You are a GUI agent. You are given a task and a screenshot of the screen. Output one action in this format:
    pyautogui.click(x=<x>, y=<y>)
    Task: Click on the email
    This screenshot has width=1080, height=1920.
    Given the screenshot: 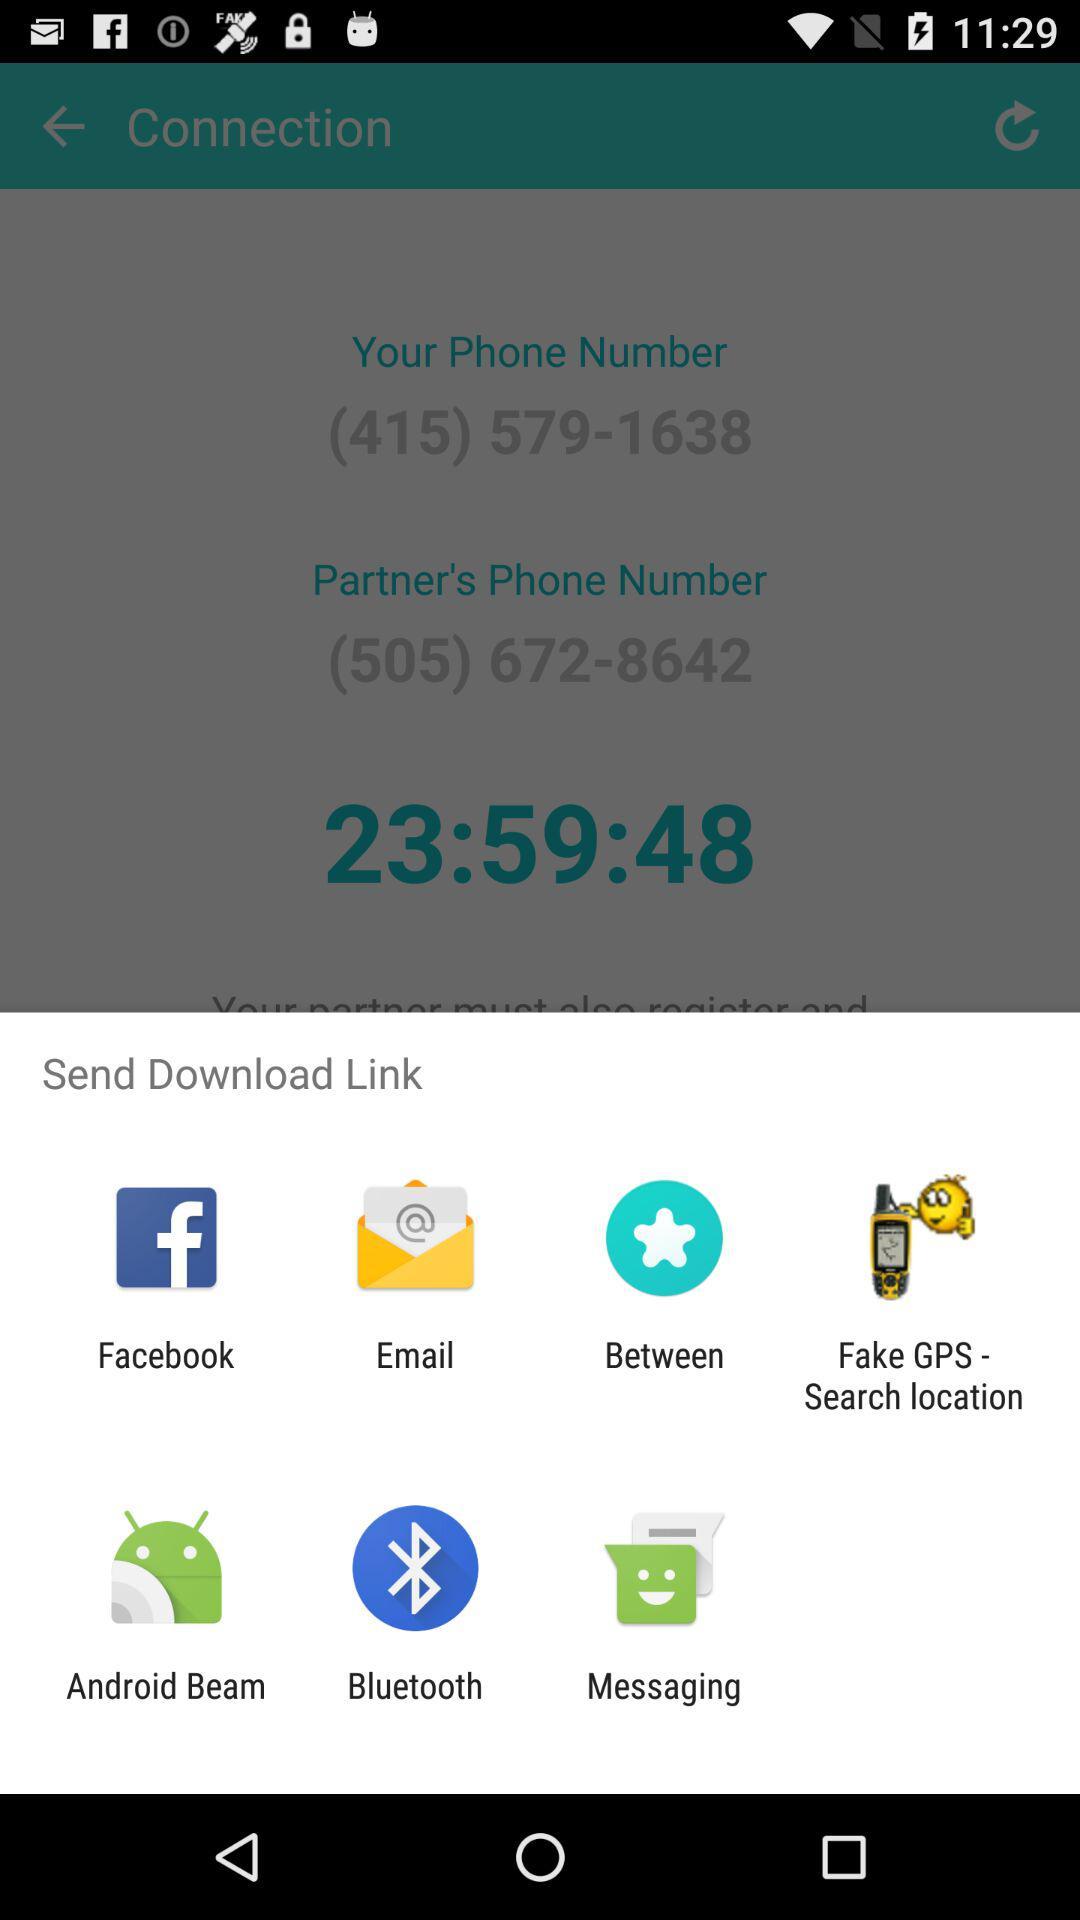 What is the action you would take?
    pyautogui.click(x=414, y=1374)
    